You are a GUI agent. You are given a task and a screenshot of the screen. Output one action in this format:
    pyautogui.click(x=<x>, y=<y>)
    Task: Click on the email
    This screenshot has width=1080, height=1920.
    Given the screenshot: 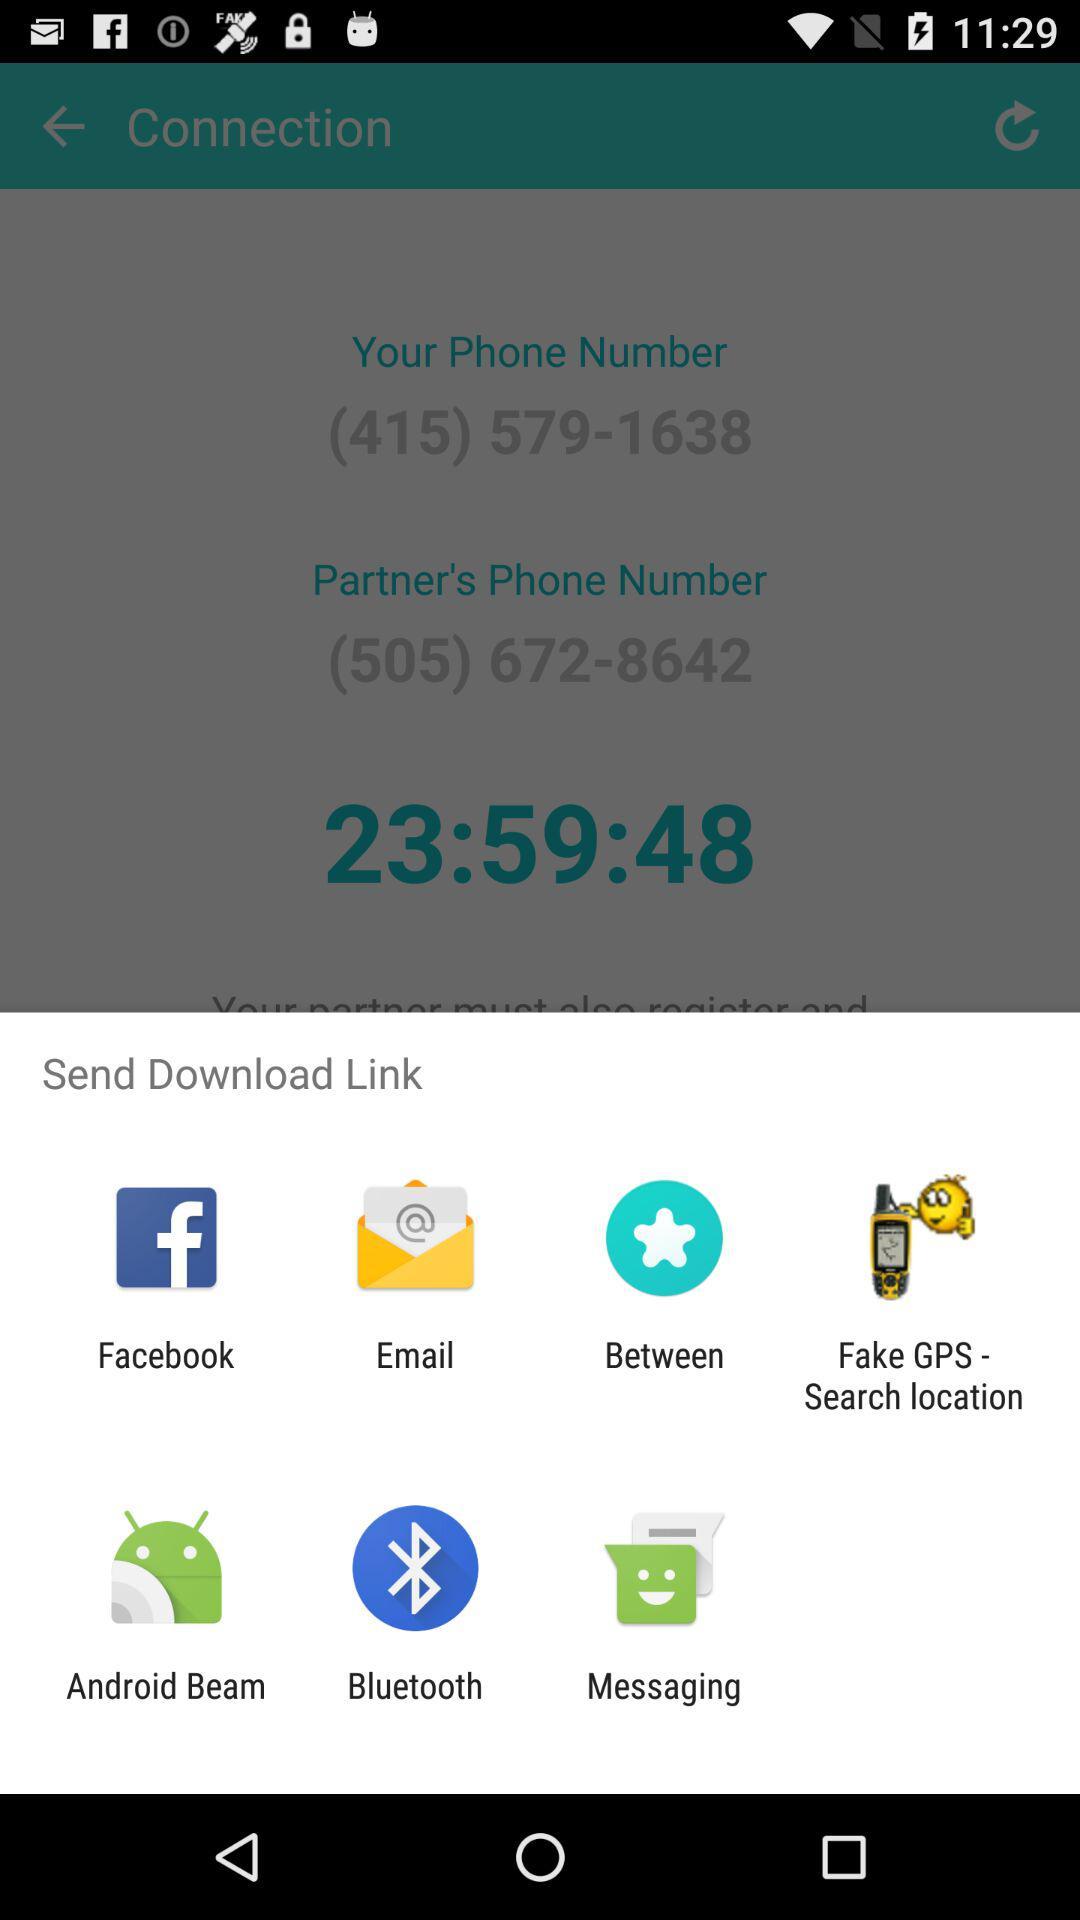 What is the action you would take?
    pyautogui.click(x=414, y=1374)
    